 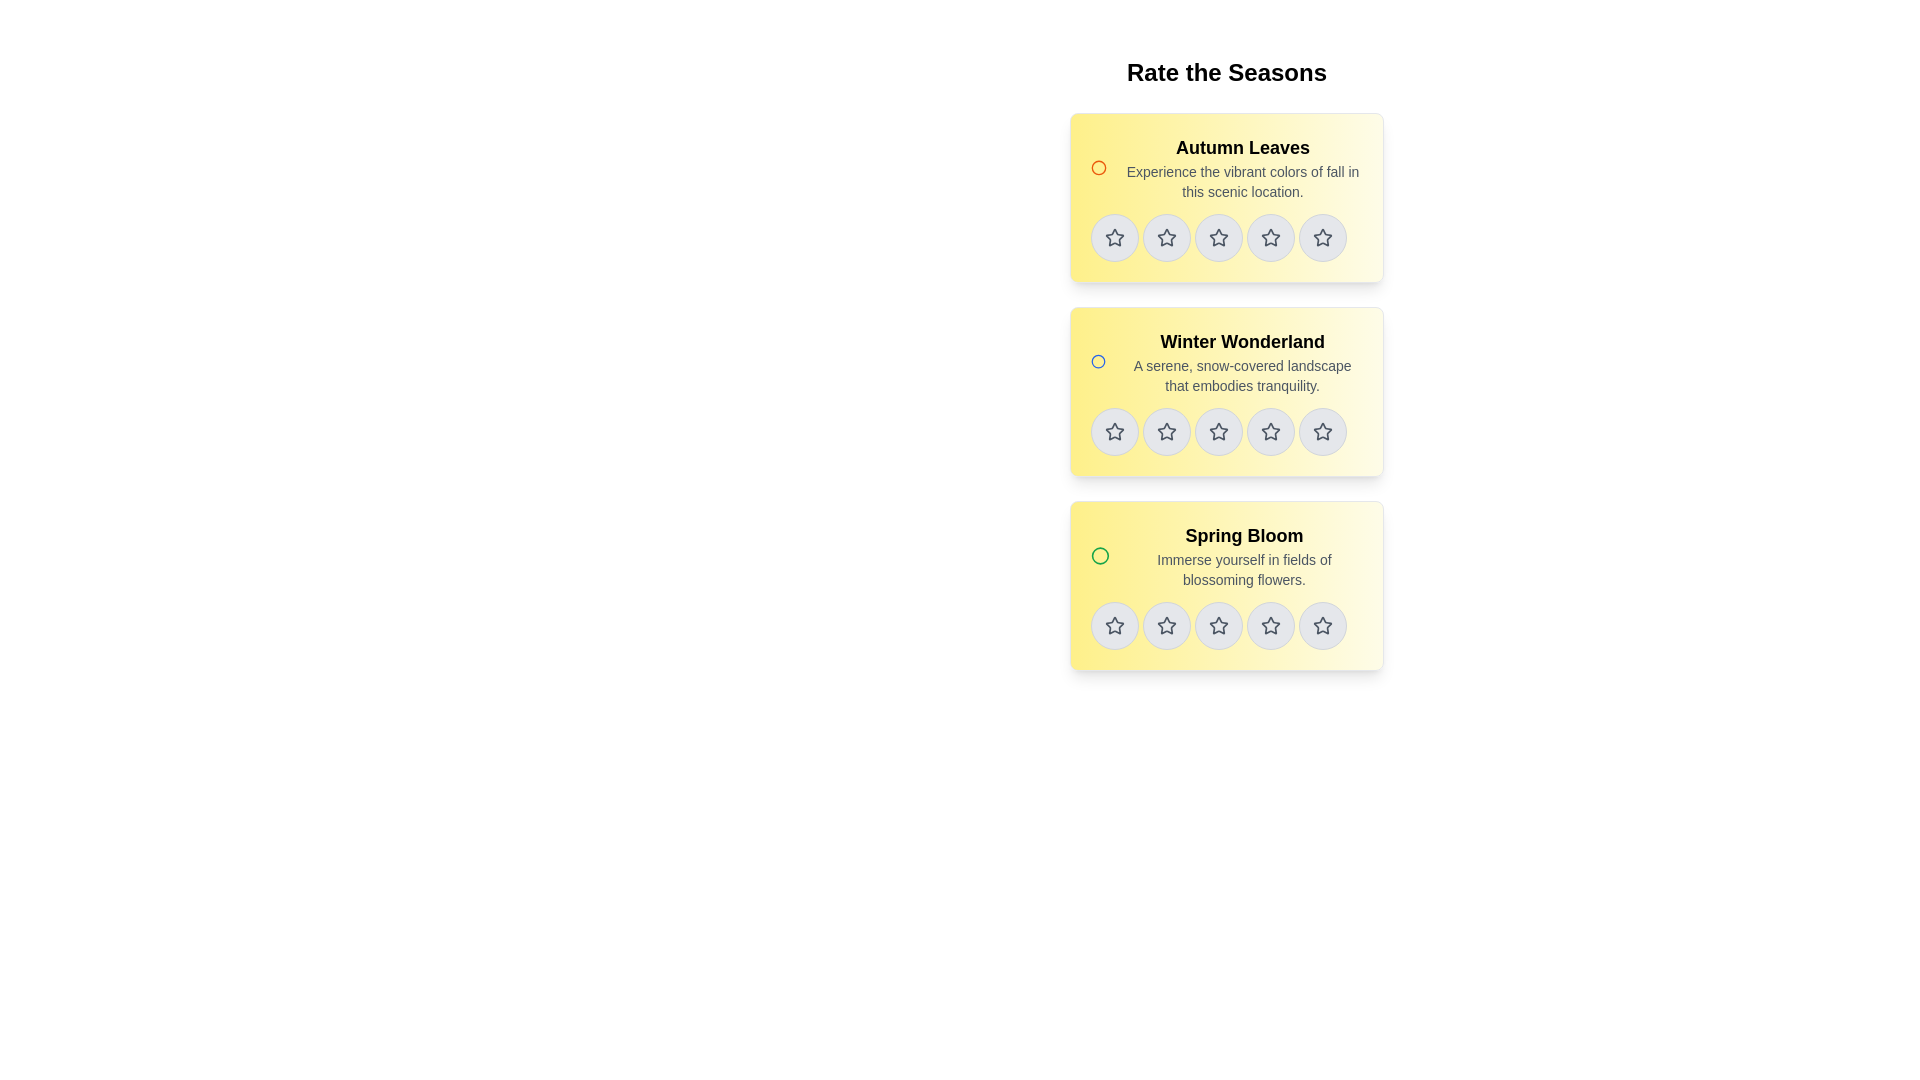 I want to click on the fourth star icon (interactive rating star) in the row under the 'Winter Wonderland' section, so click(x=1323, y=430).